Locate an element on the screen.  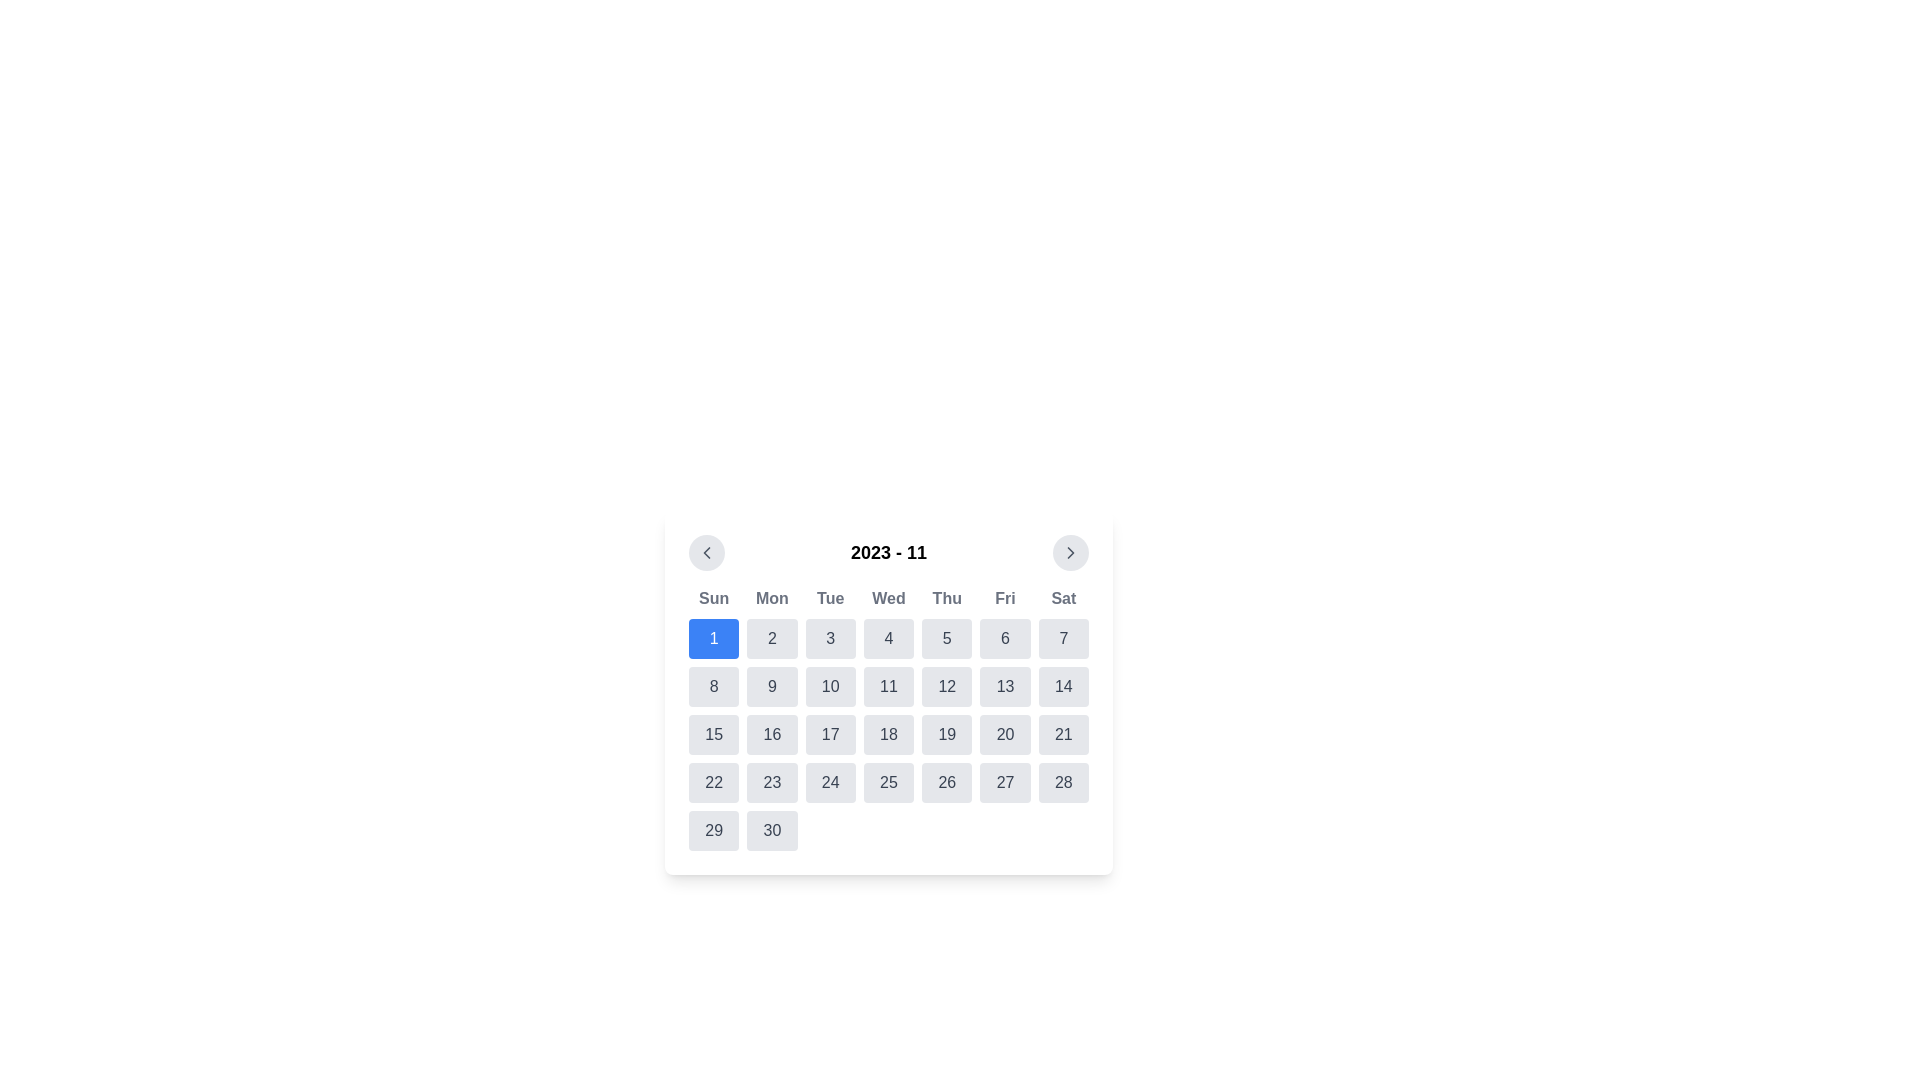
the rectangular button labeled '28' with a light gray background and rounded corners to focus it is located at coordinates (1062, 782).